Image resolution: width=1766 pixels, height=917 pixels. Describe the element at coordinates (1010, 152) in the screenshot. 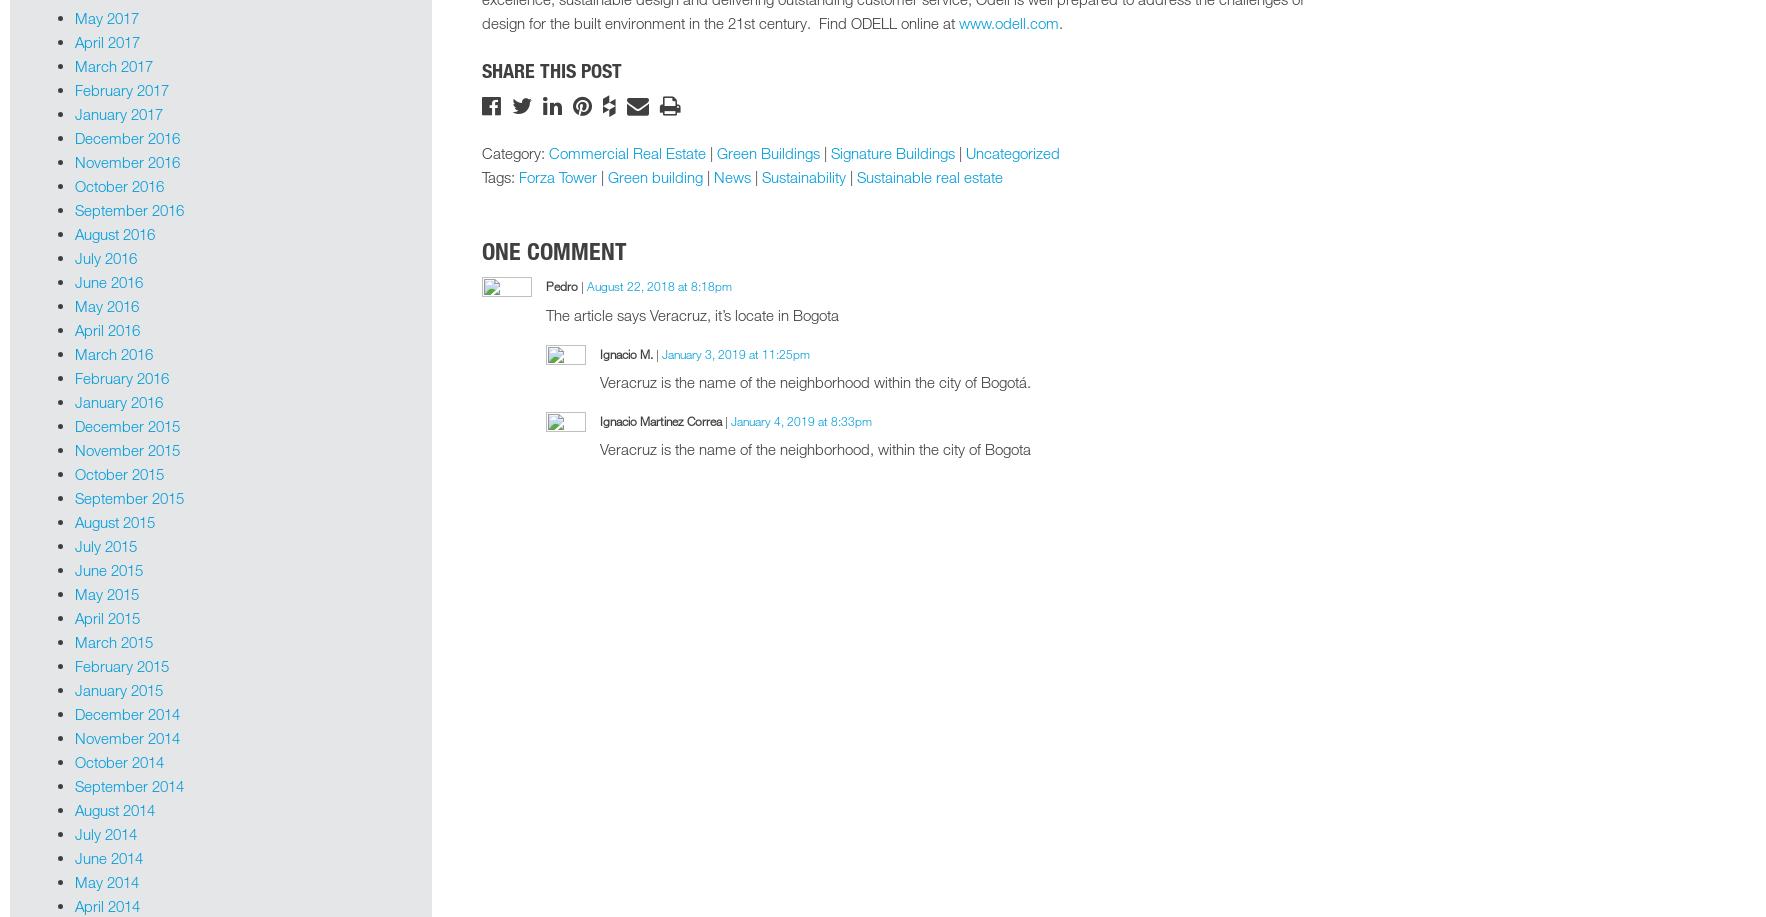

I see `'Uncategorized'` at that location.